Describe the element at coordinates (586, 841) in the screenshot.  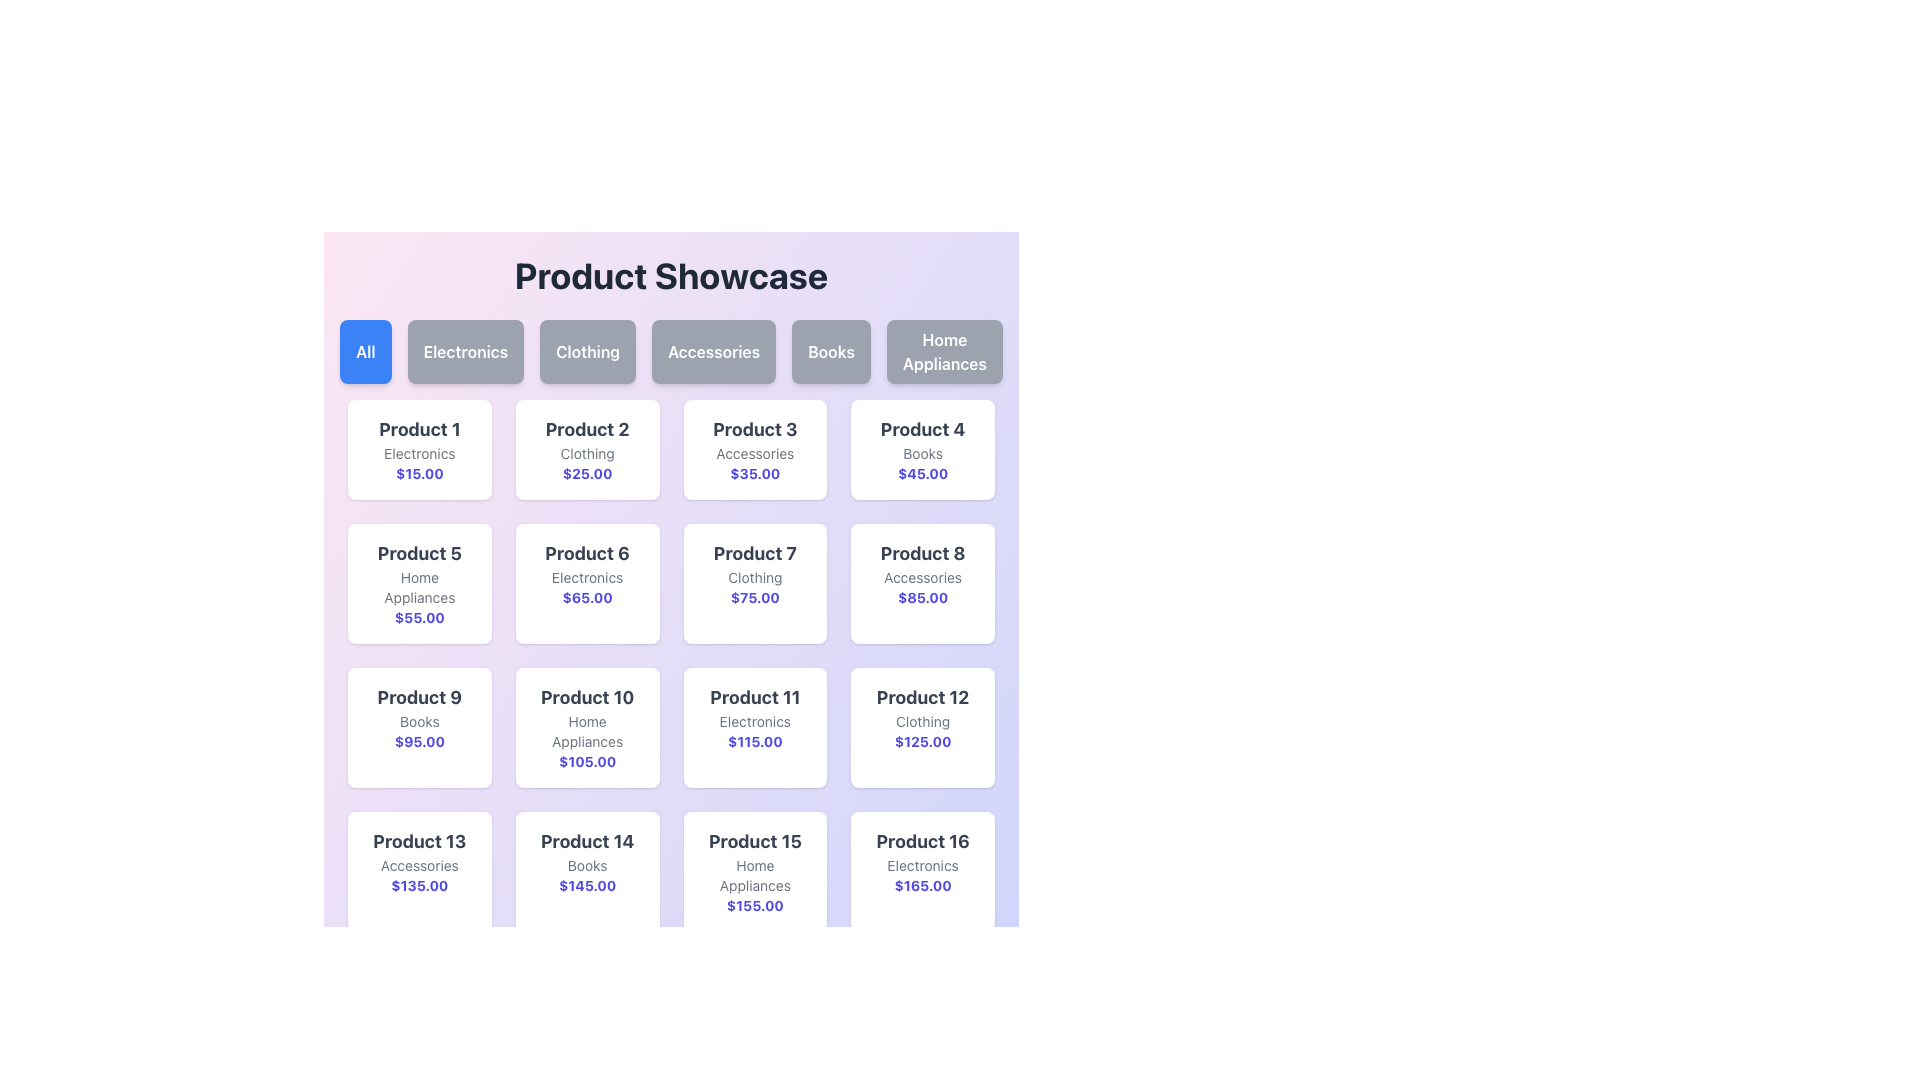
I see `the text label displaying 'Product 14', which is styled in bold and dark gray, located in the second row from the bottom of the product card grid` at that location.